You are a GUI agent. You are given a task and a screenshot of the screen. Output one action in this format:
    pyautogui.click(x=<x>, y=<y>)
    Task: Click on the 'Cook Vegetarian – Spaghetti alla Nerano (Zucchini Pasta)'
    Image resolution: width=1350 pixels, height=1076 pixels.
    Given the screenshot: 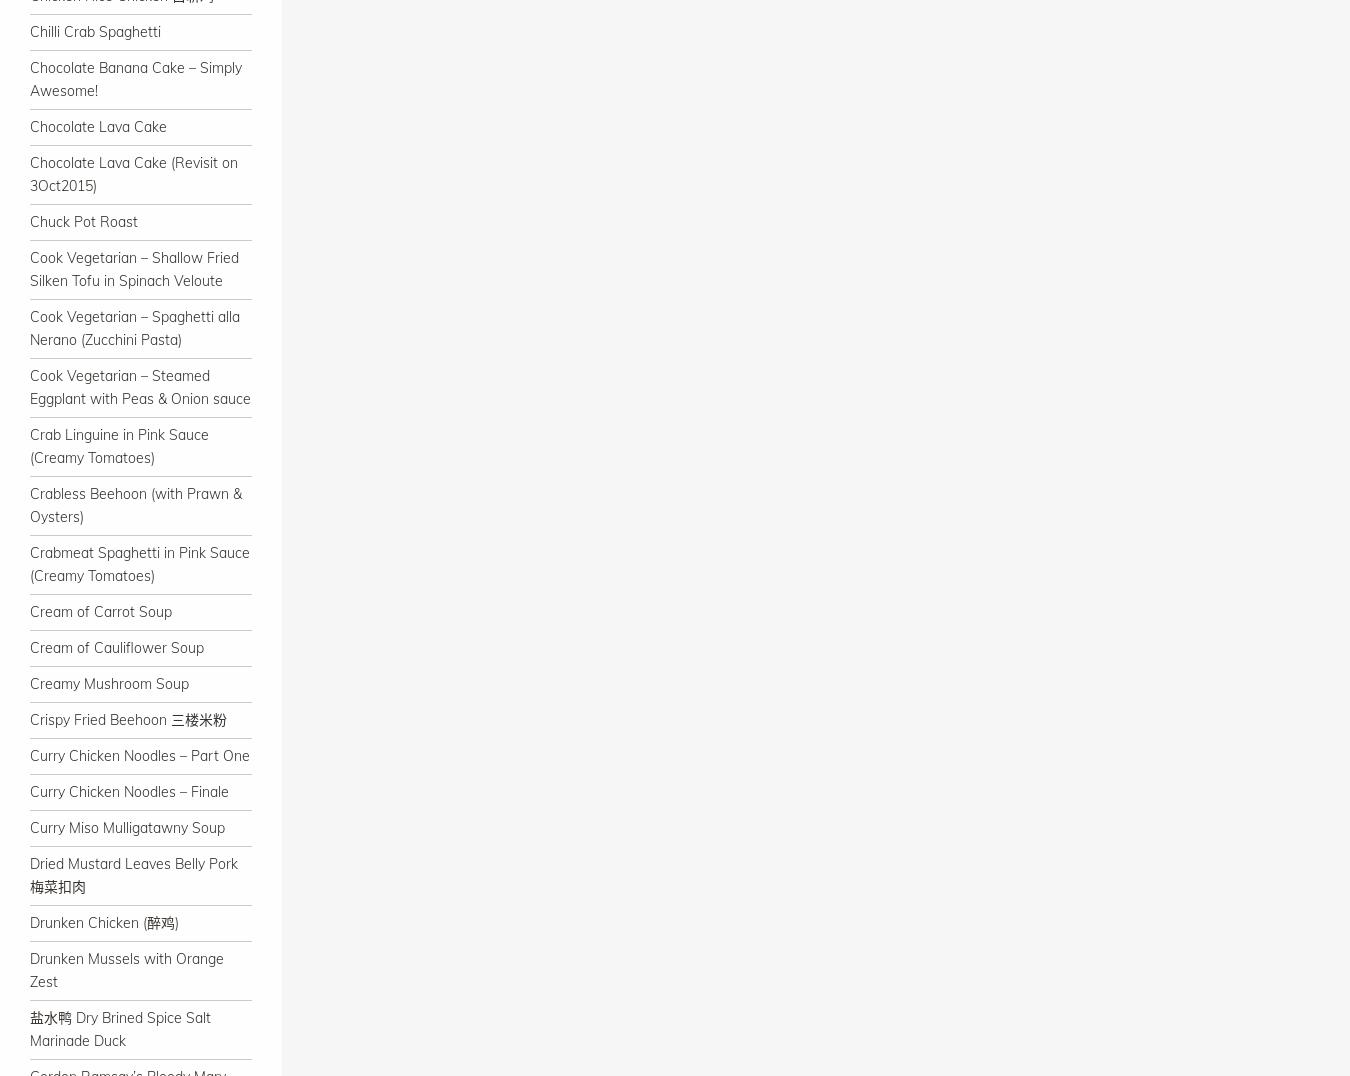 What is the action you would take?
    pyautogui.click(x=135, y=328)
    